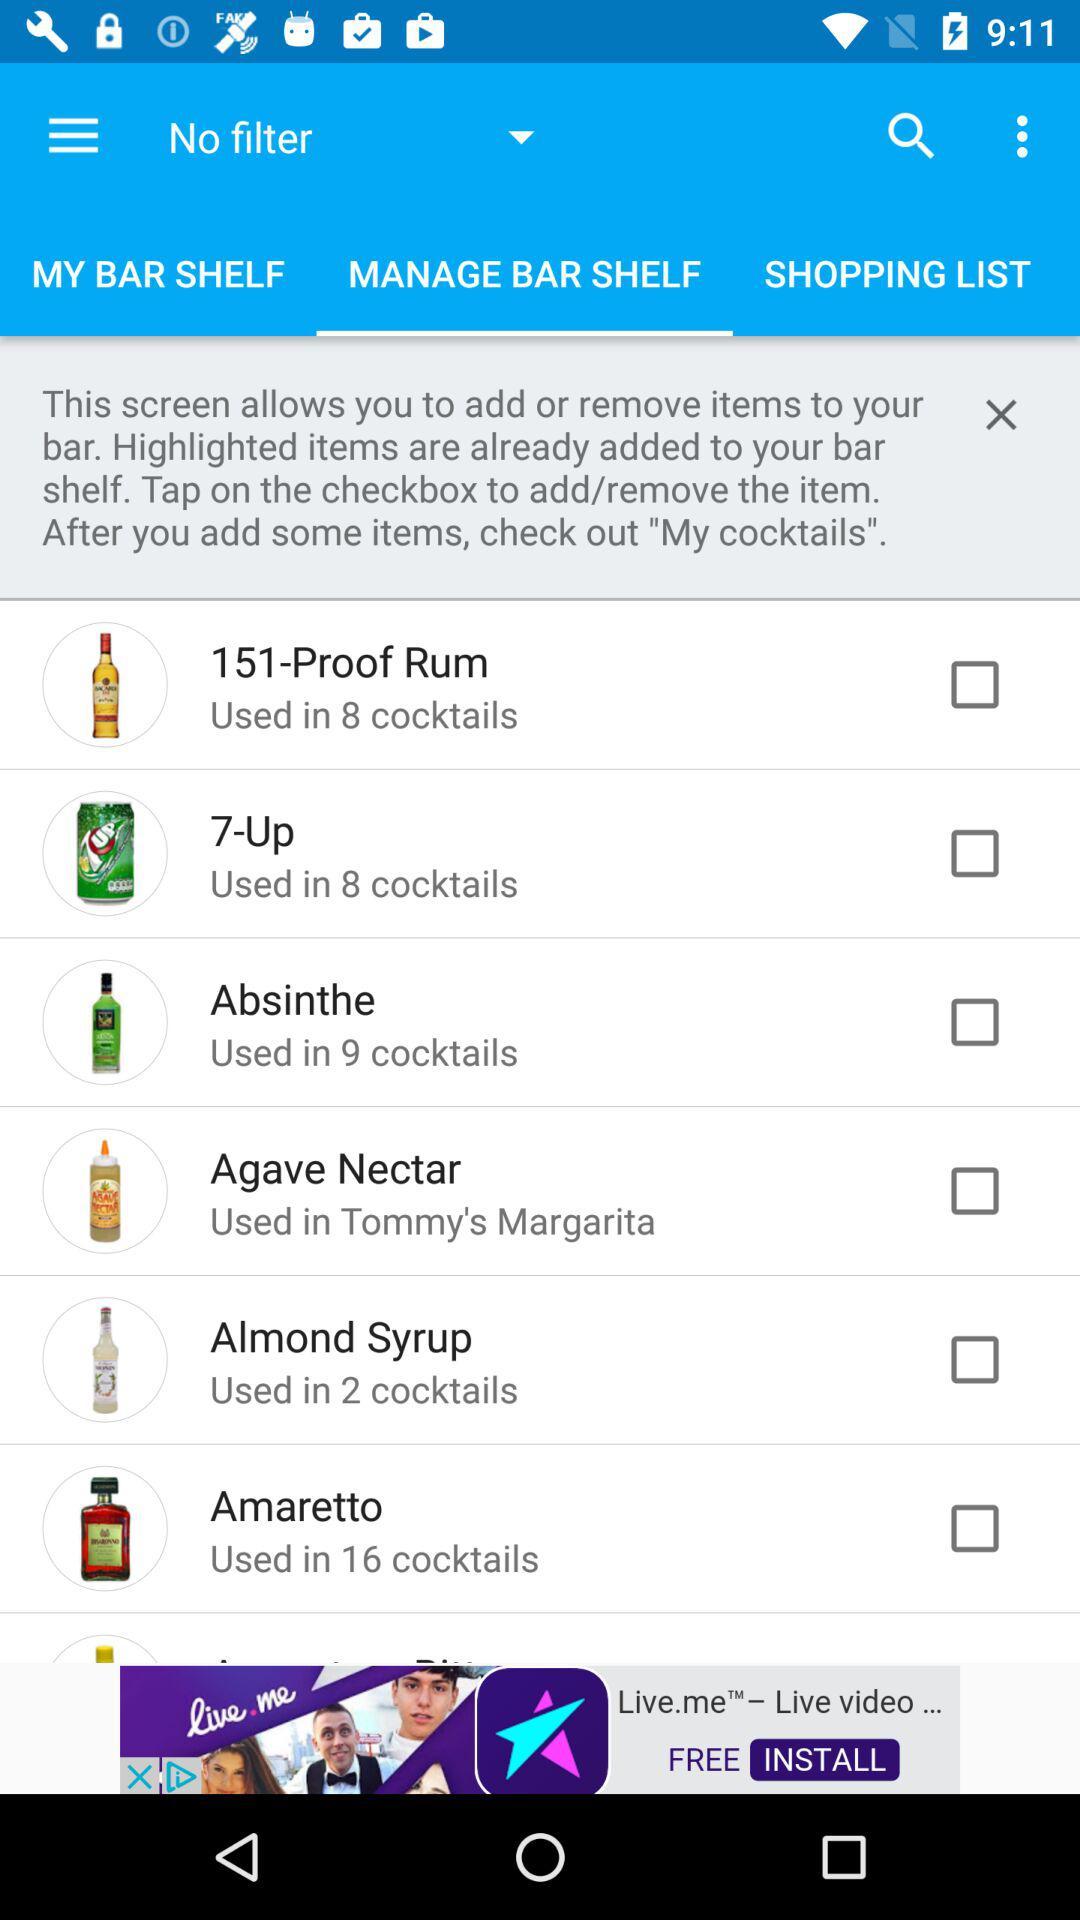  What do you see at coordinates (995, 1359) in the screenshot?
I see `to bar` at bounding box center [995, 1359].